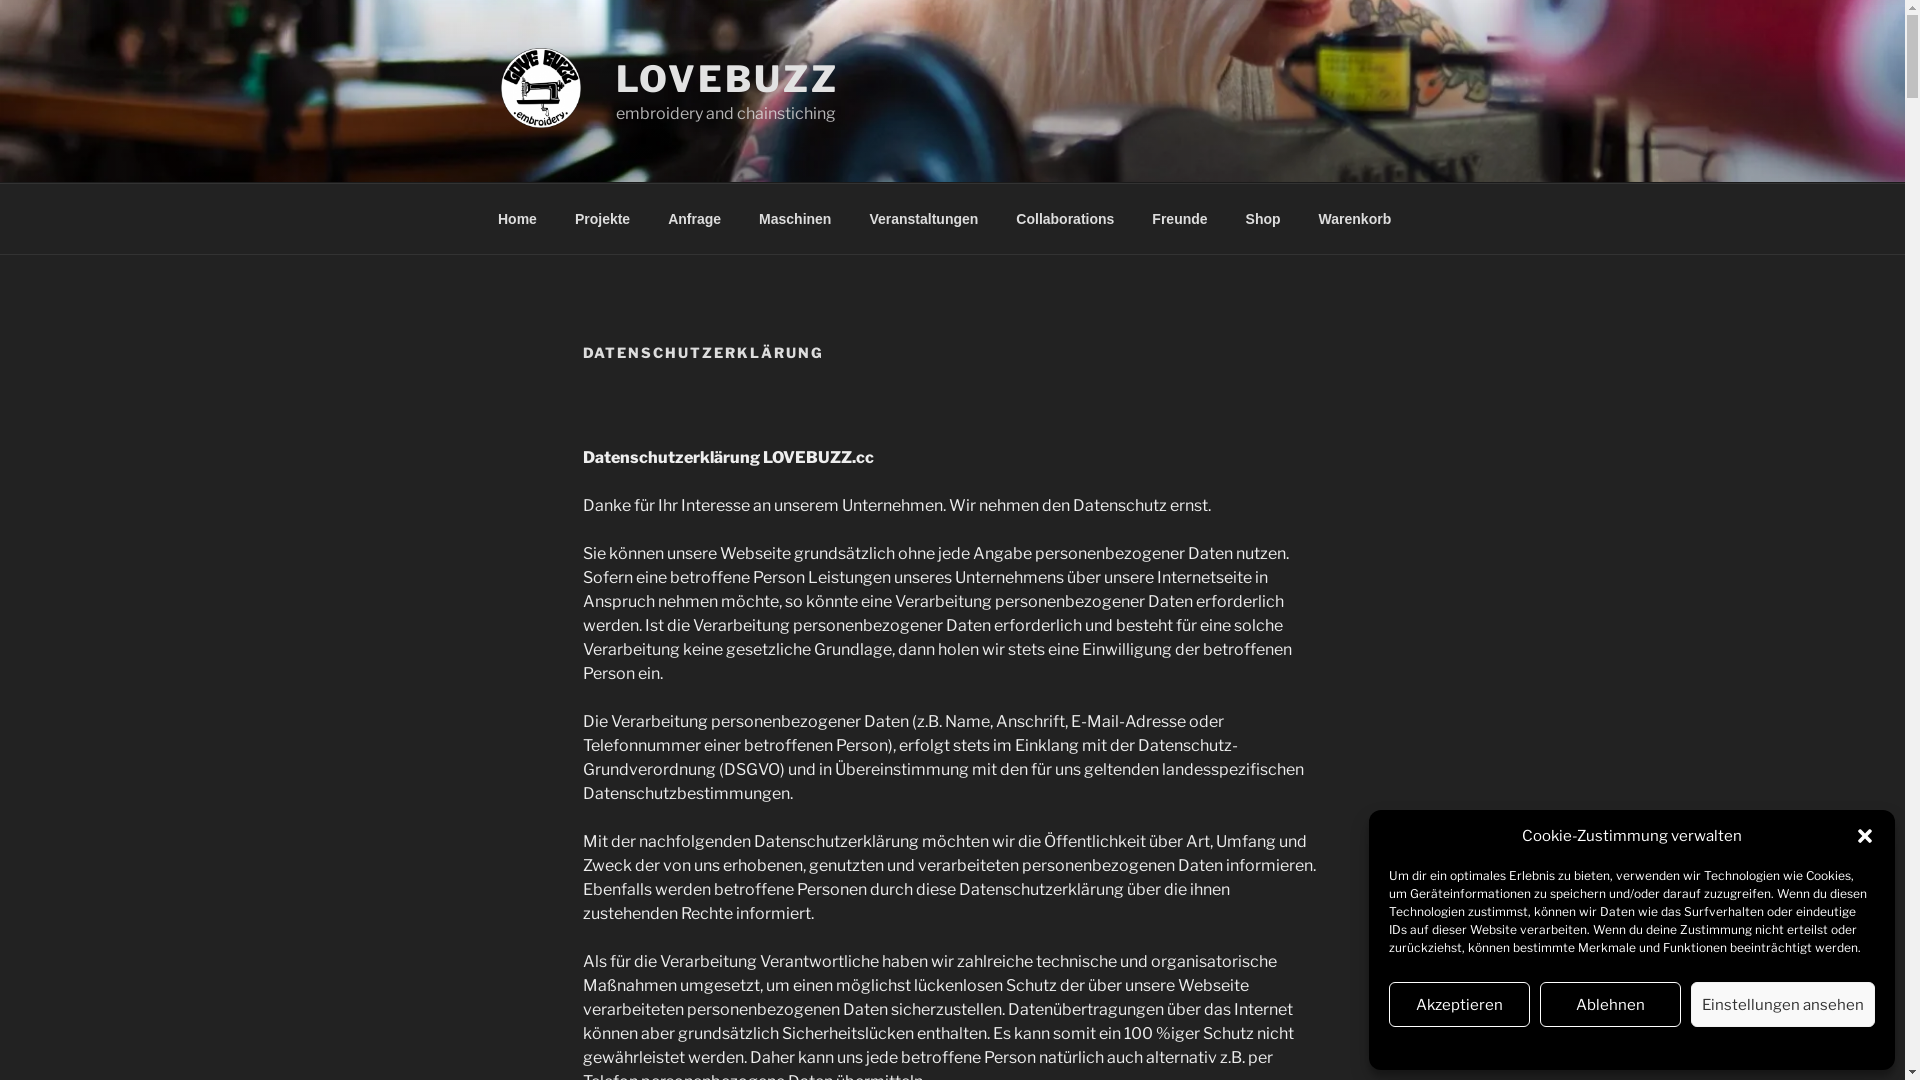 Image resolution: width=1920 pixels, height=1080 pixels. What do you see at coordinates (1064, 218) in the screenshot?
I see `'Collaborations'` at bounding box center [1064, 218].